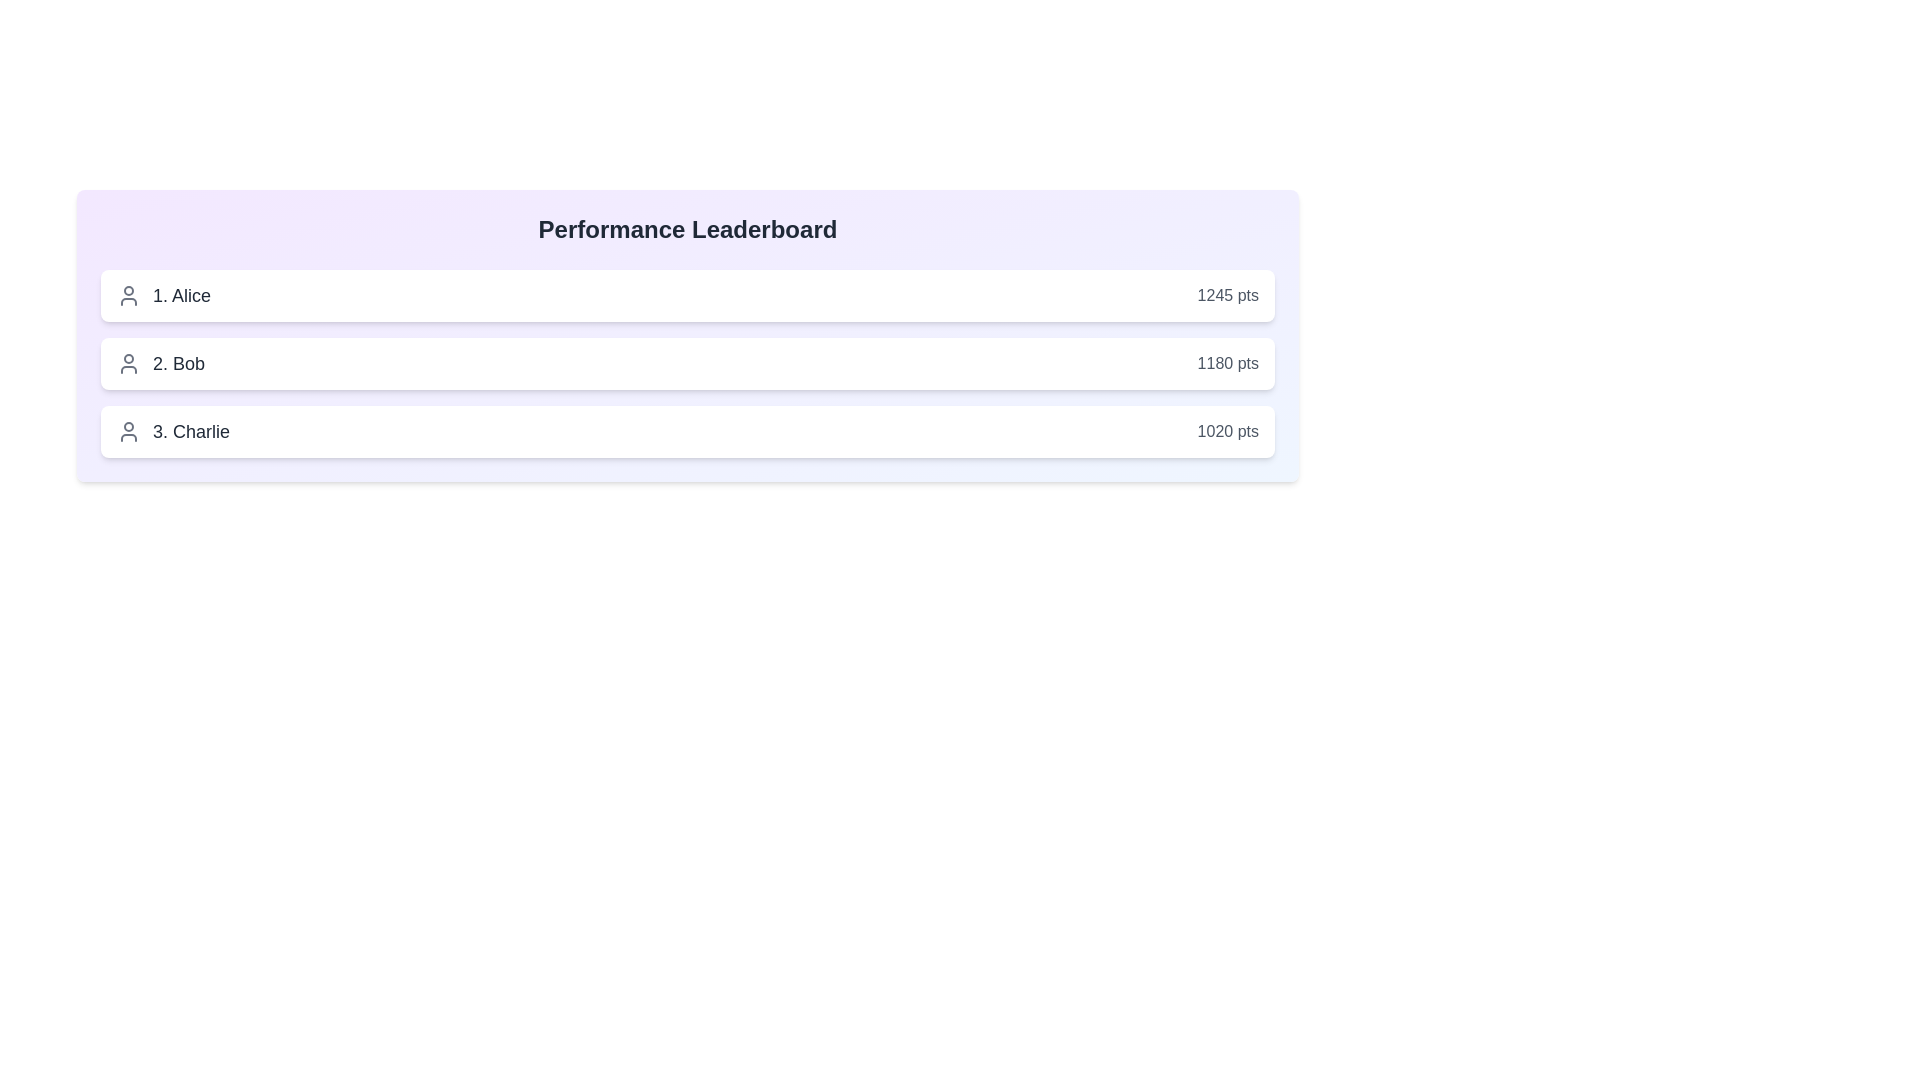 Image resolution: width=1920 pixels, height=1080 pixels. I want to click on the user entry for Bob, so click(687, 363).